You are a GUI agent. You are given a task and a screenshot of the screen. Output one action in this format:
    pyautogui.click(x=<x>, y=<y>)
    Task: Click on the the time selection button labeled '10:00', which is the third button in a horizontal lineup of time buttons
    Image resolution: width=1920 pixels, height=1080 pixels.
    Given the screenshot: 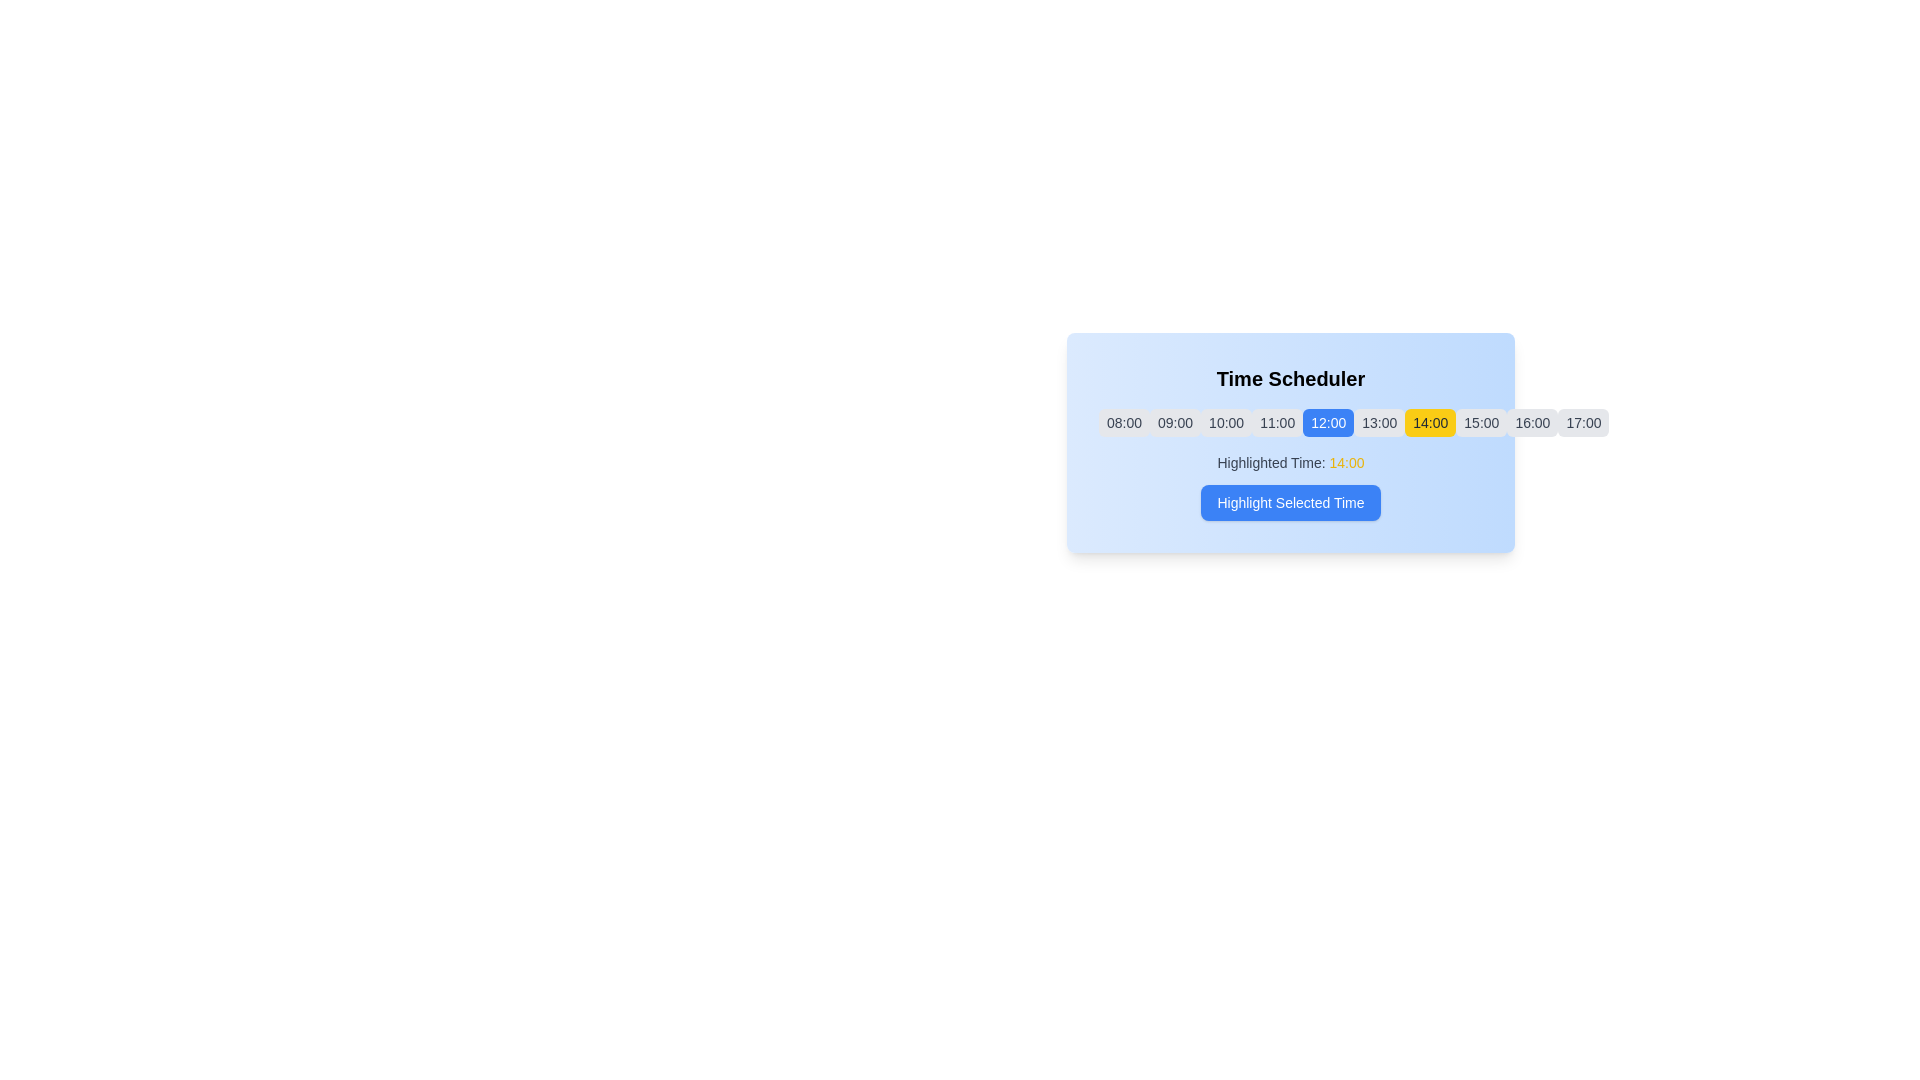 What is the action you would take?
    pyautogui.click(x=1225, y=422)
    